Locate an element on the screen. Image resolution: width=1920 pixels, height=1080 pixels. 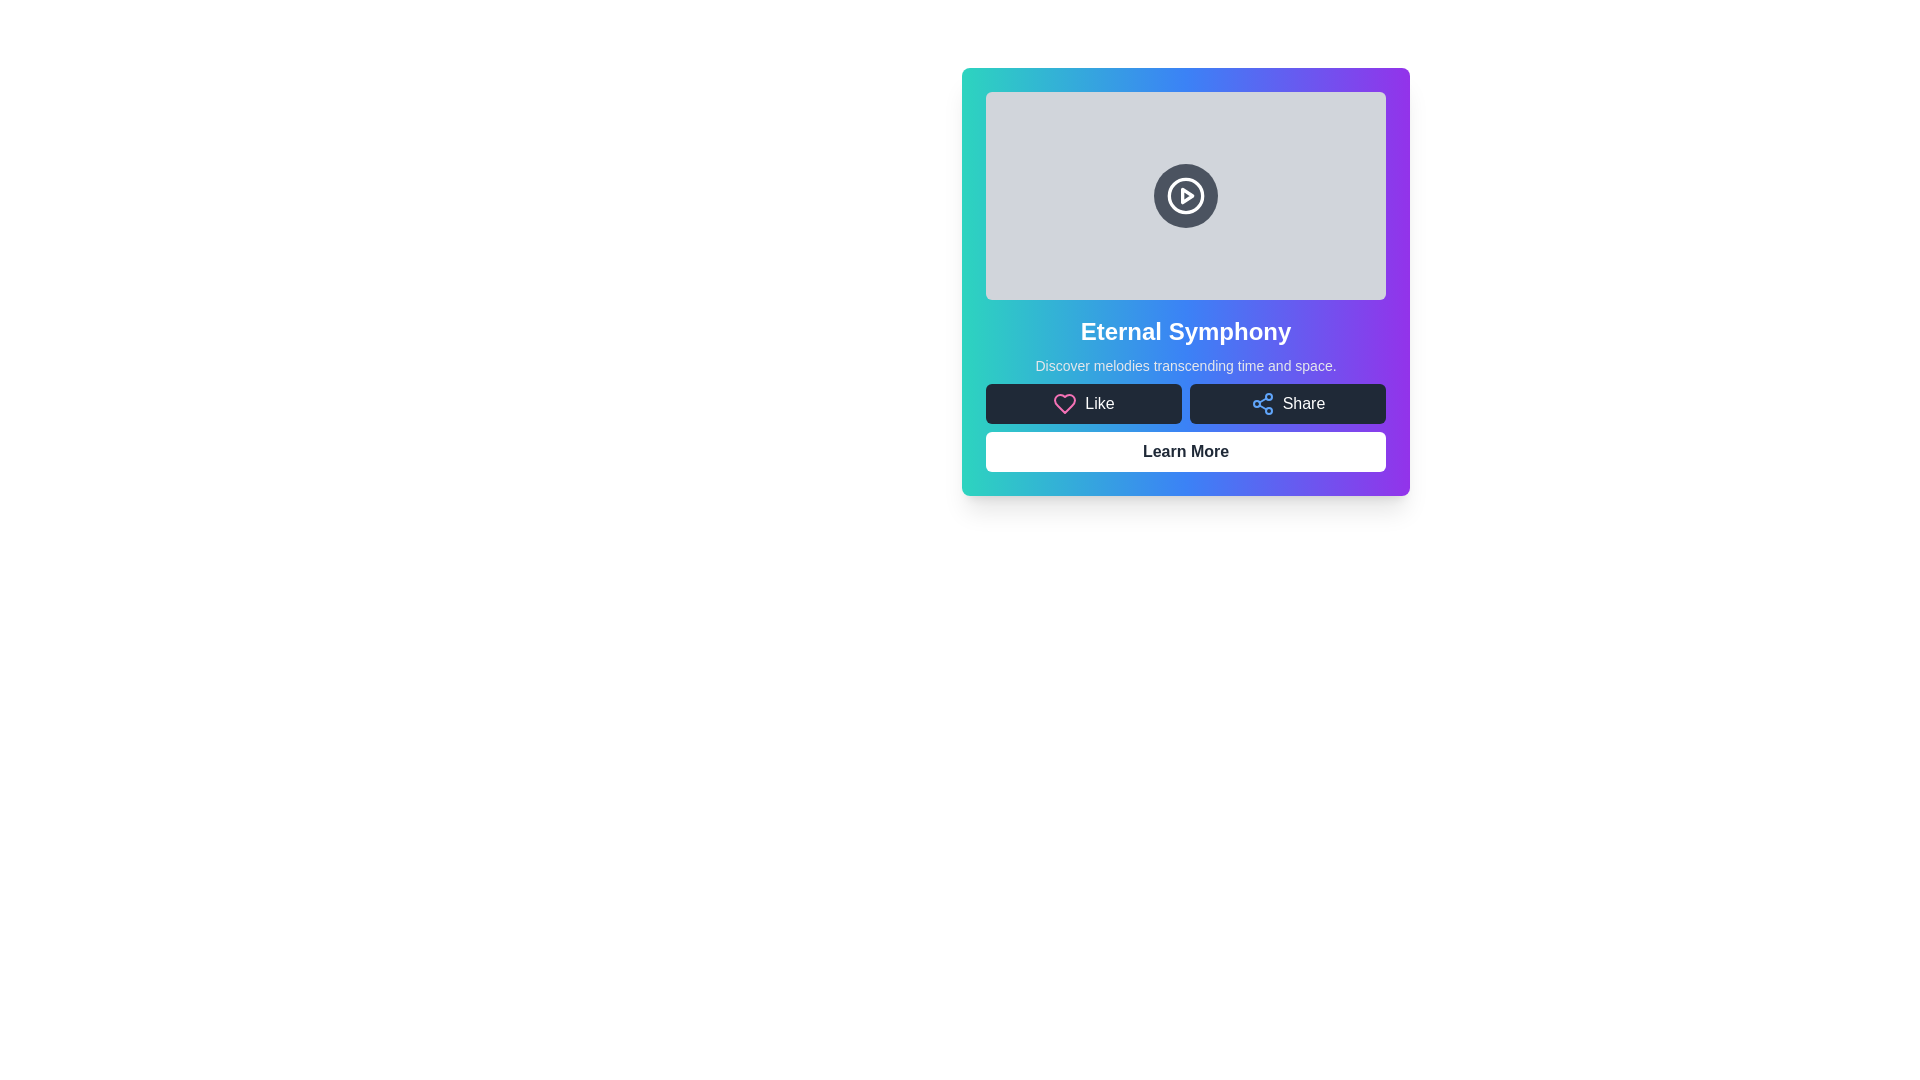
the 'Share' button which has a dark background, rounded corners, a blue share icon, and white text, located beneath the 'Eternal Symphony' section is located at coordinates (1287, 404).